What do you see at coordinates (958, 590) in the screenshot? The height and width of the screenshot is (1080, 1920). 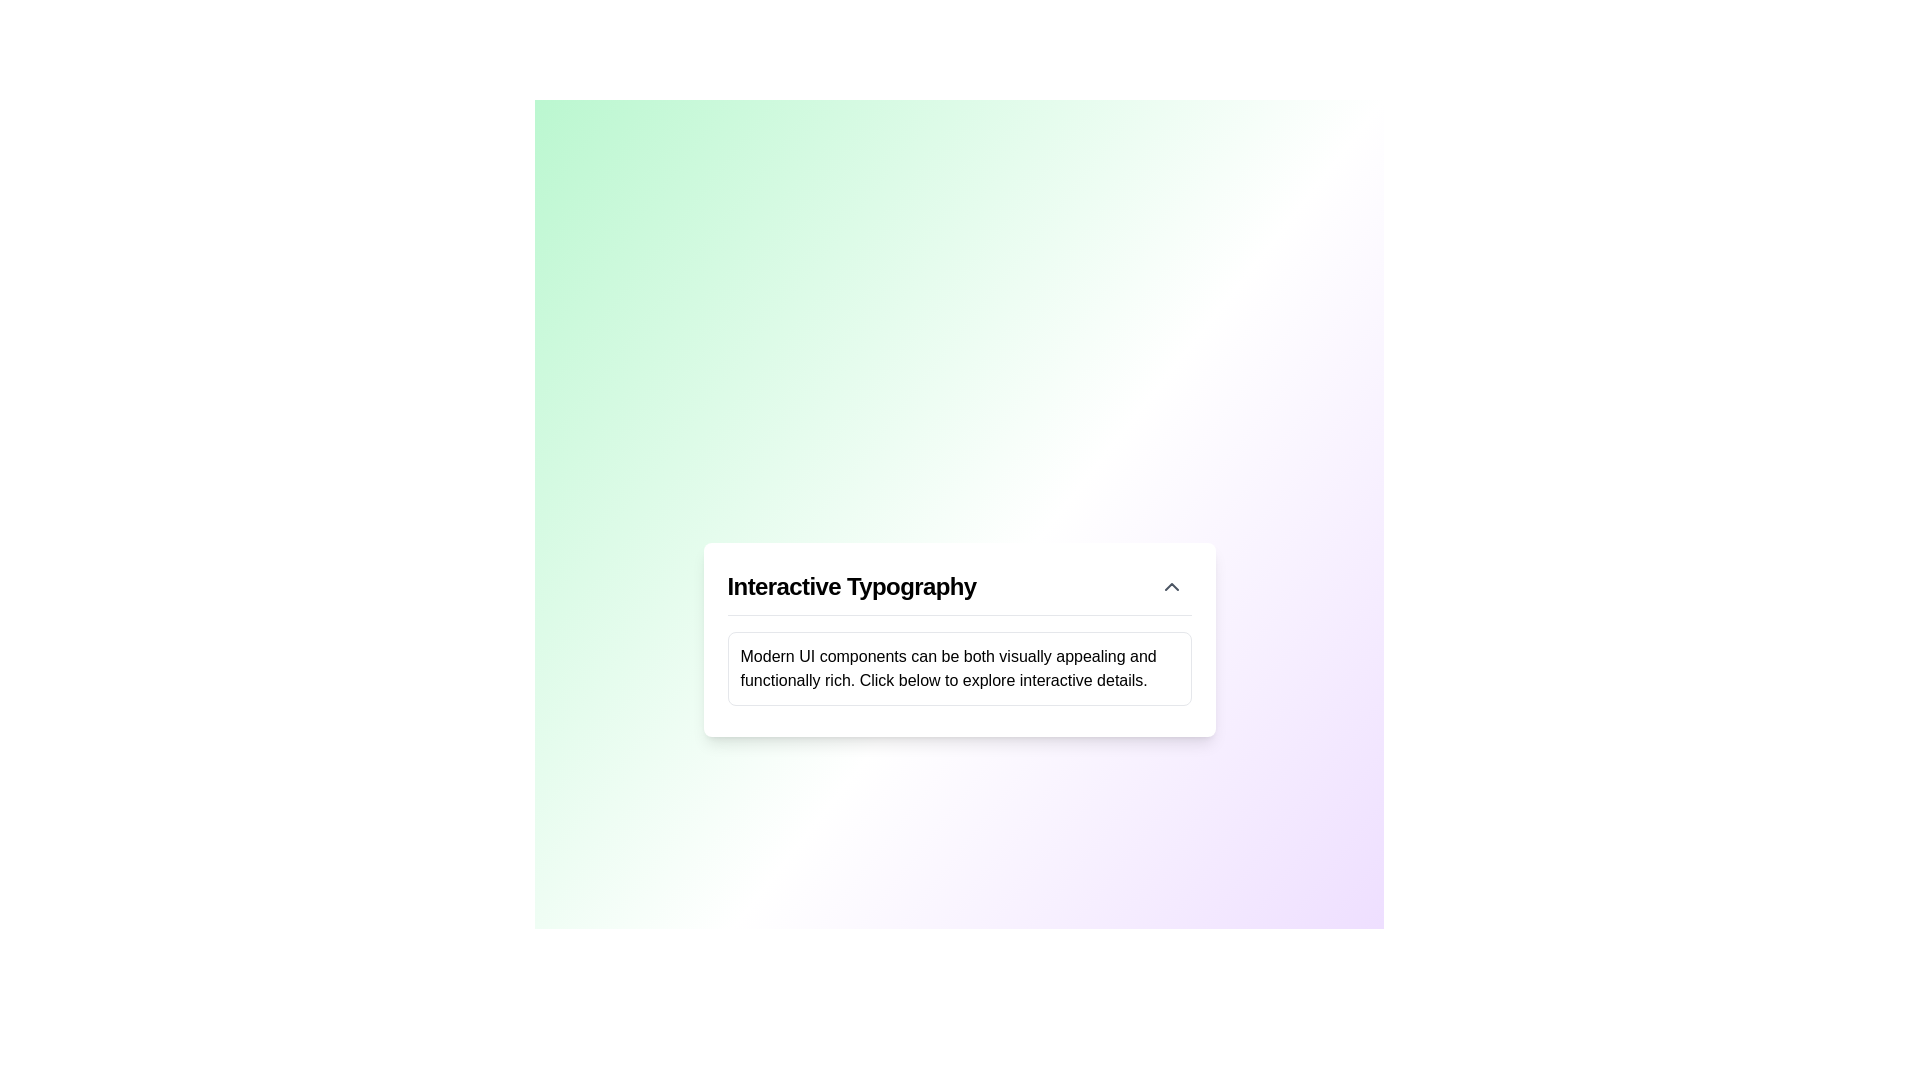 I see `the collapsible header or title bar with a toggle icon` at bounding box center [958, 590].